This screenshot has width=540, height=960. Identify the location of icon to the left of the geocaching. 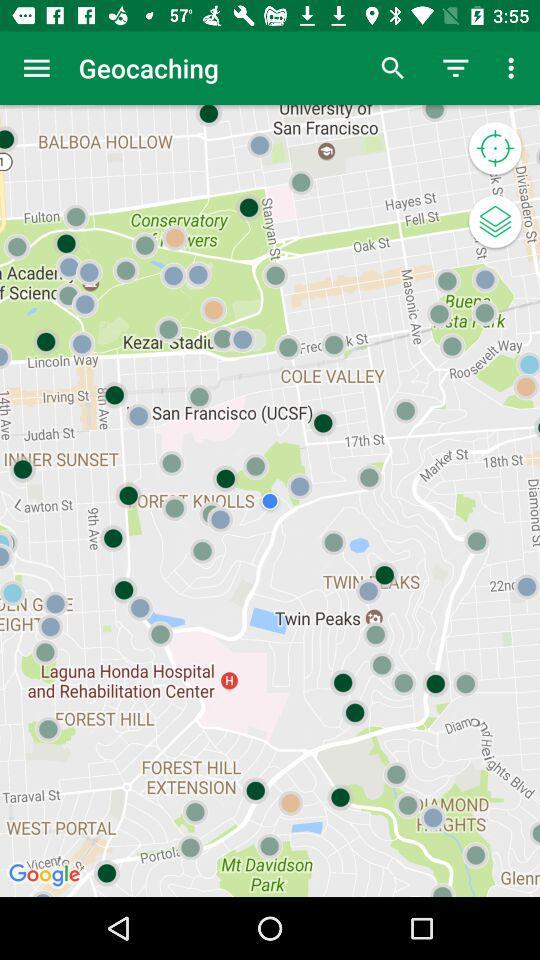
(36, 68).